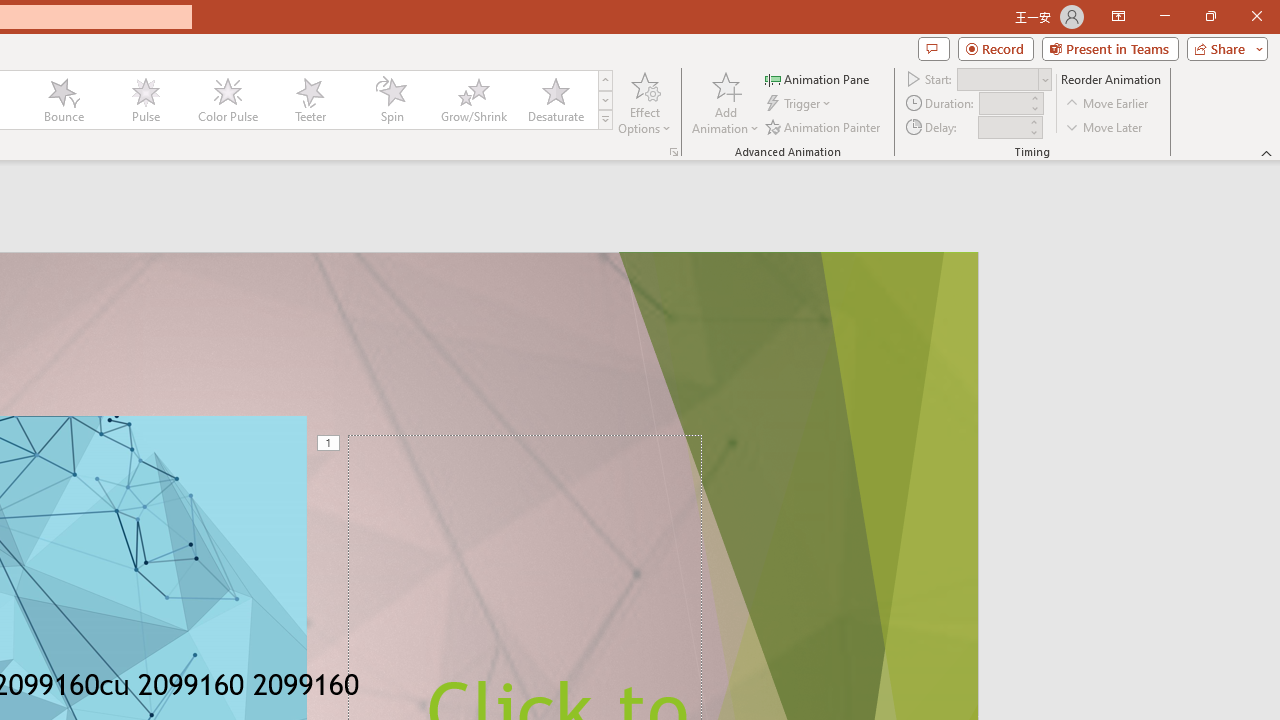 The image size is (1280, 720). What do you see at coordinates (472, 100) in the screenshot?
I see `'Grow/Shrink'` at bounding box center [472, 100].